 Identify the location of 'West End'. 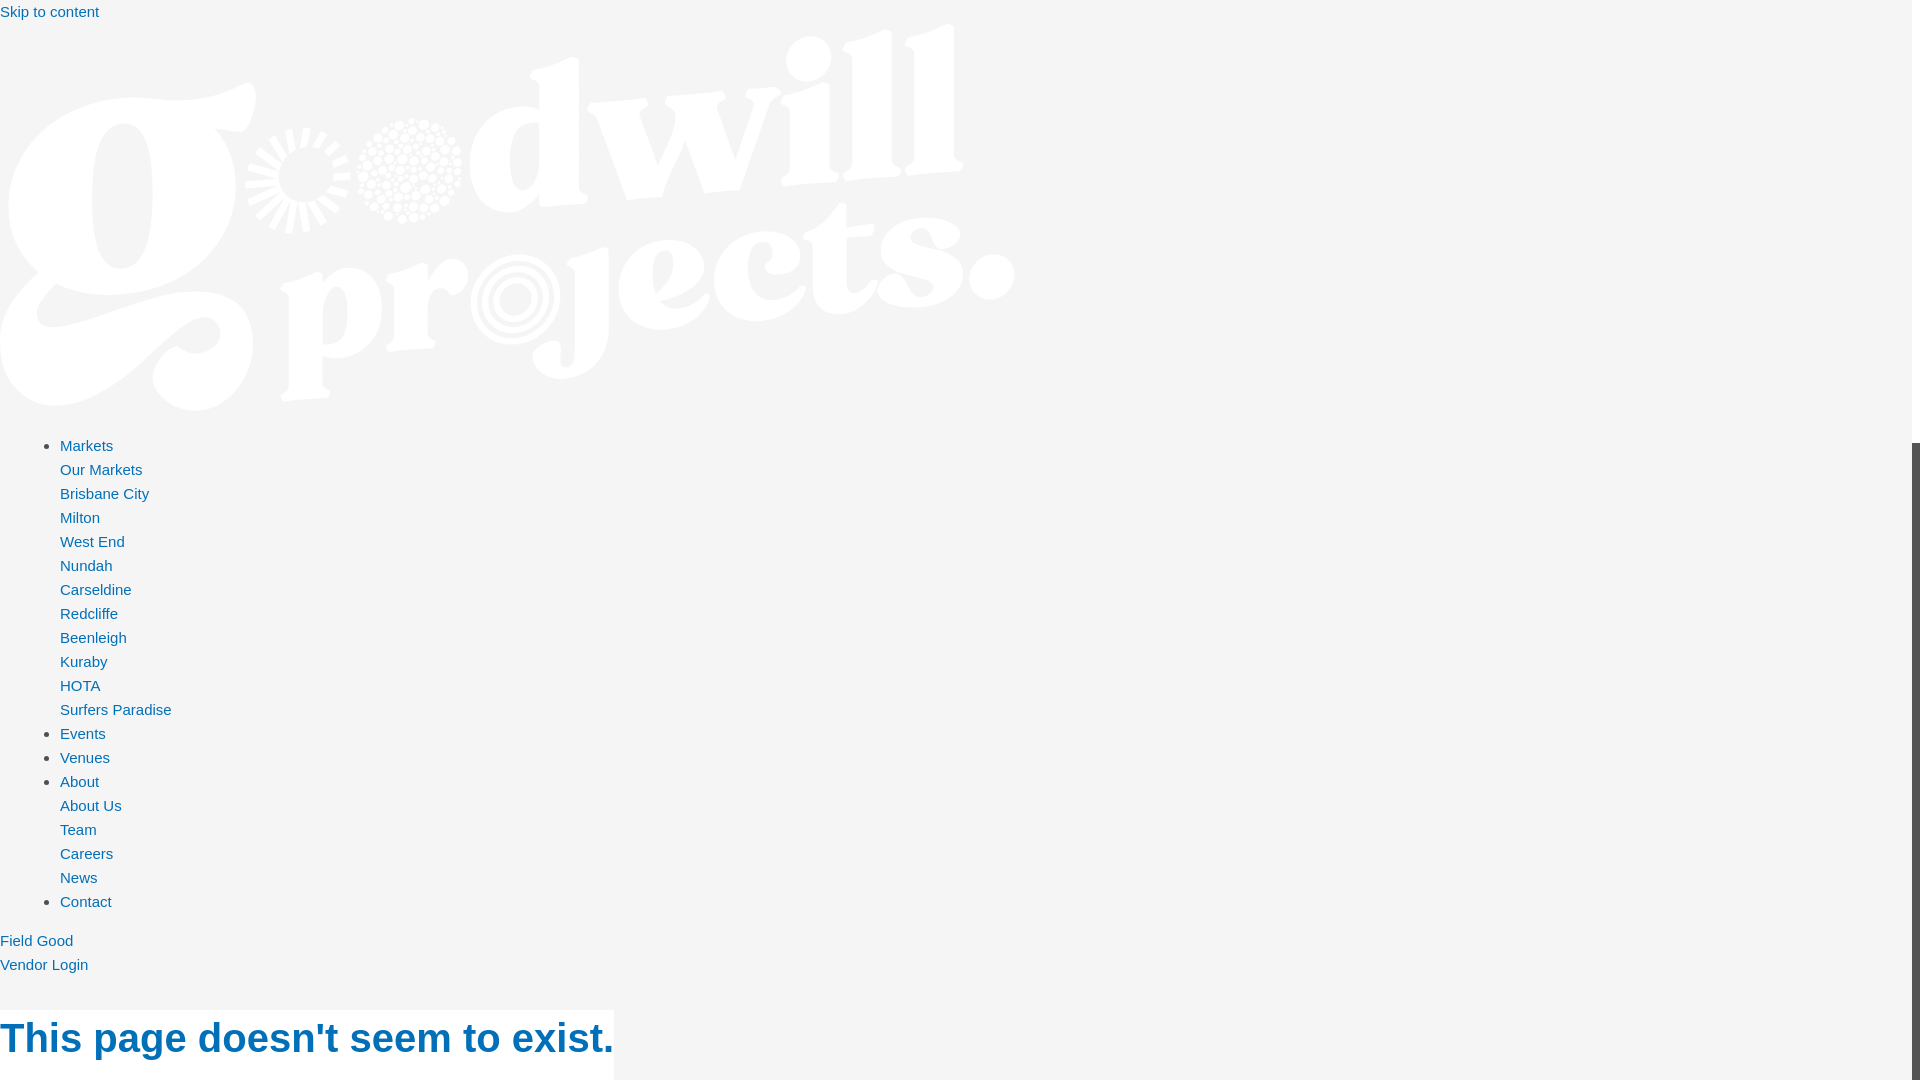
(59, 541).